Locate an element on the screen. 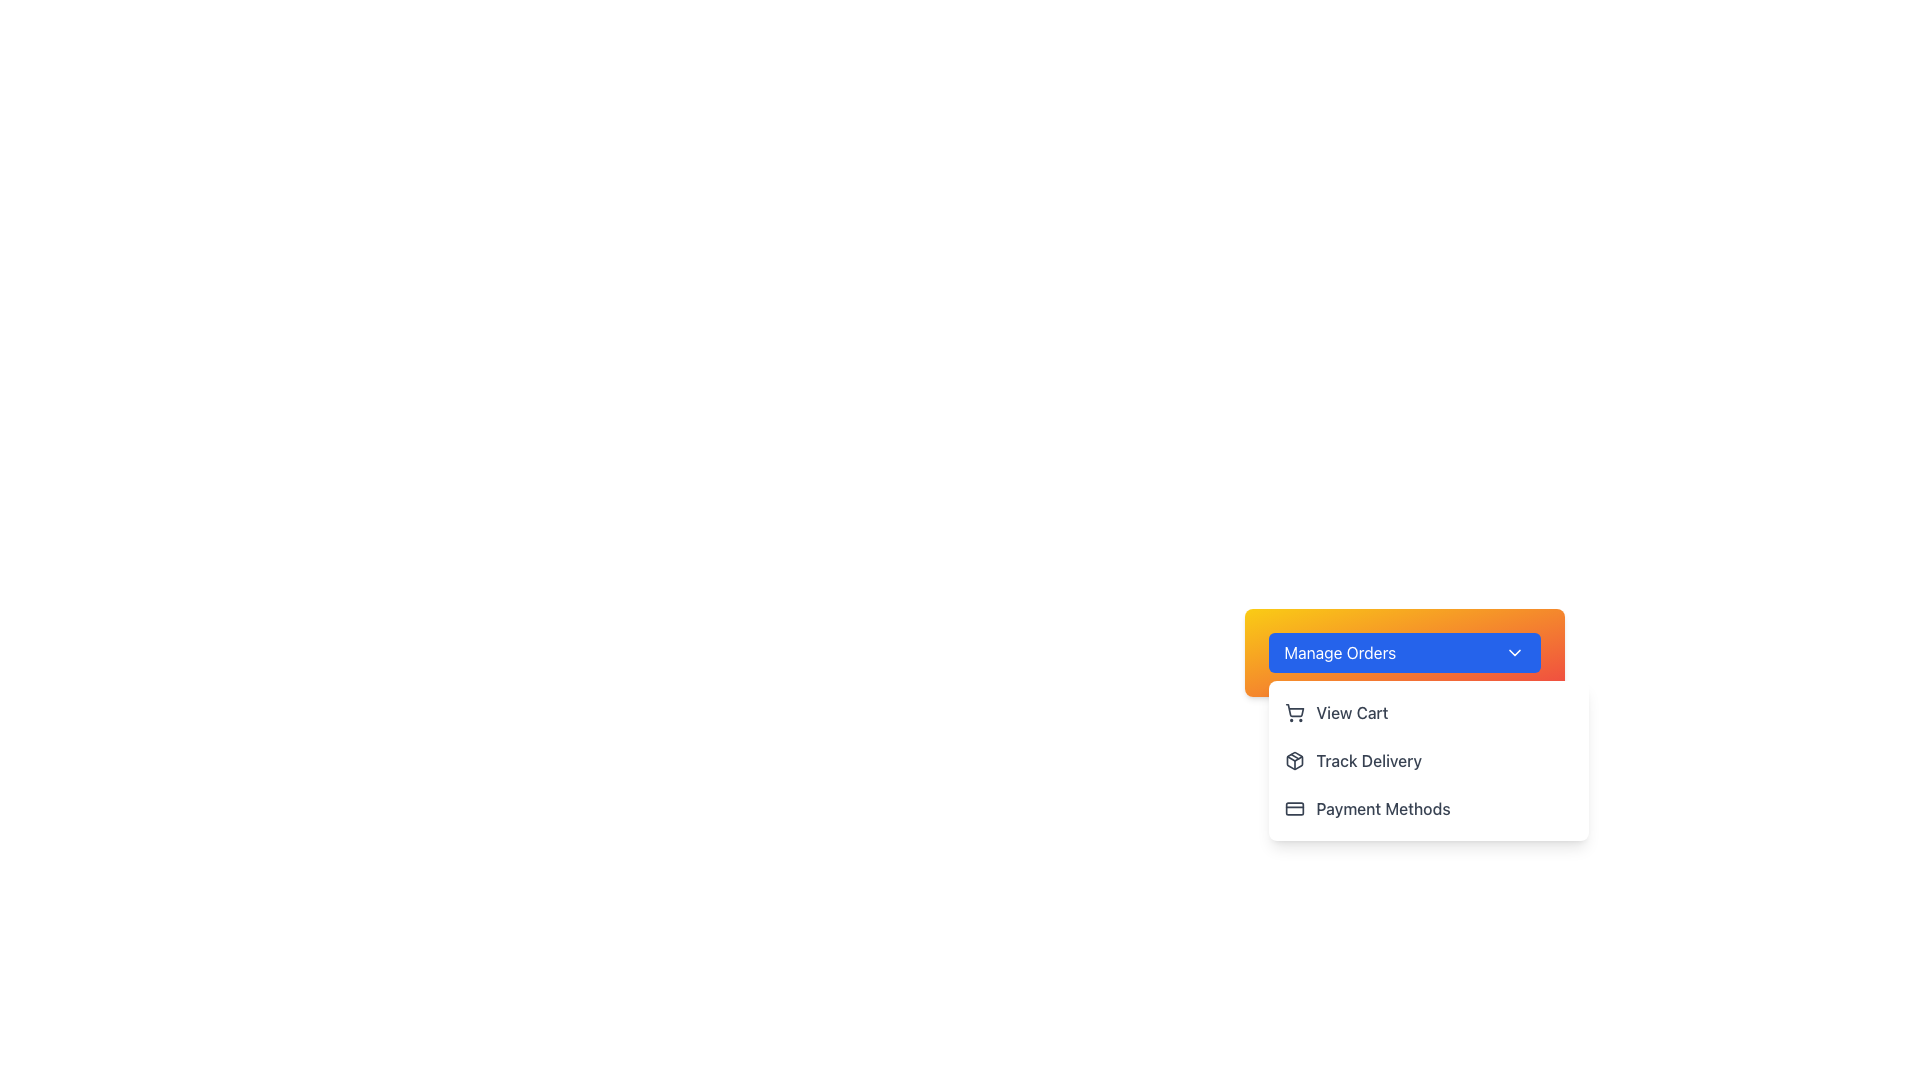 The image size is (1920, 1080). the 'Payment Methods' menu item, which is represented by a credit card icon and is the last option in the 'Manage Orders' dropdown menu is located at coordinates (1427, 808).